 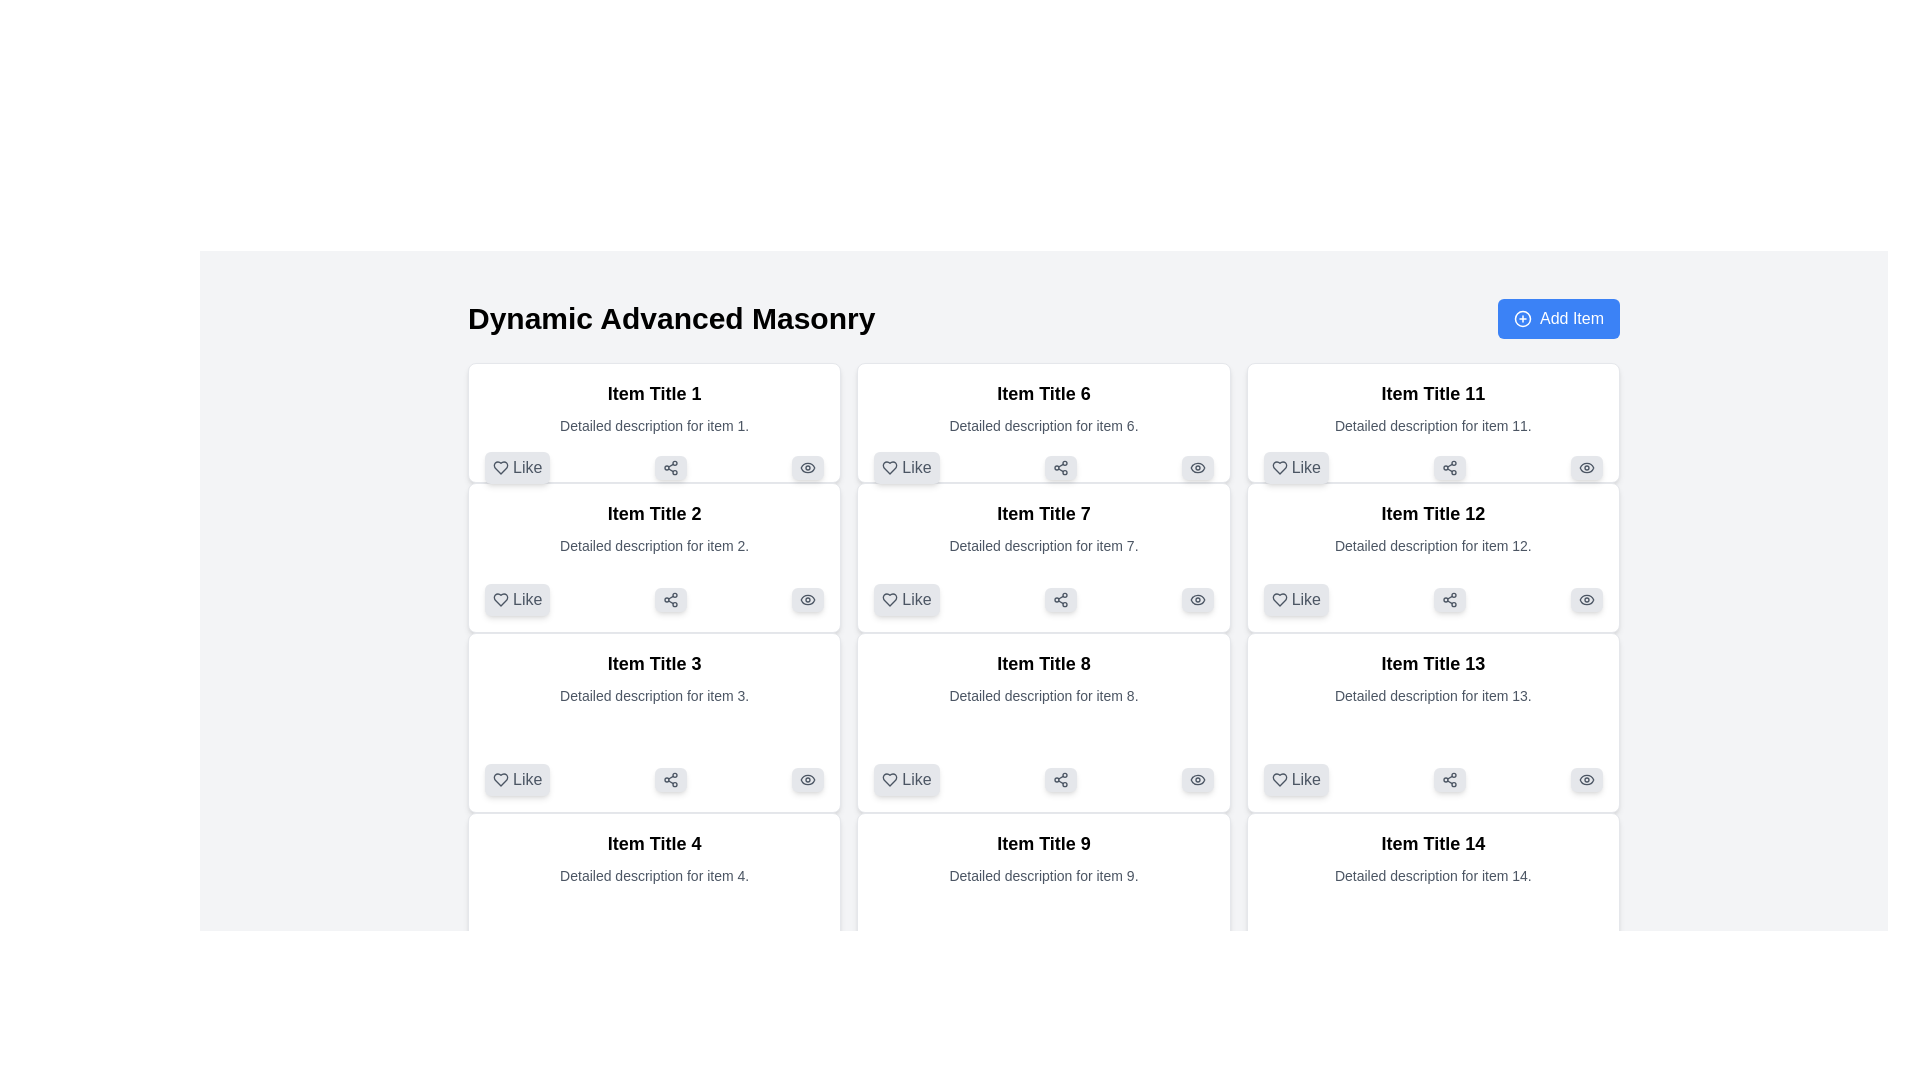 I want to click on the circular icon with a plus sign, which is part of the 'Add Item' button located at the top-right of the interface, so click(x=1521, y=318).